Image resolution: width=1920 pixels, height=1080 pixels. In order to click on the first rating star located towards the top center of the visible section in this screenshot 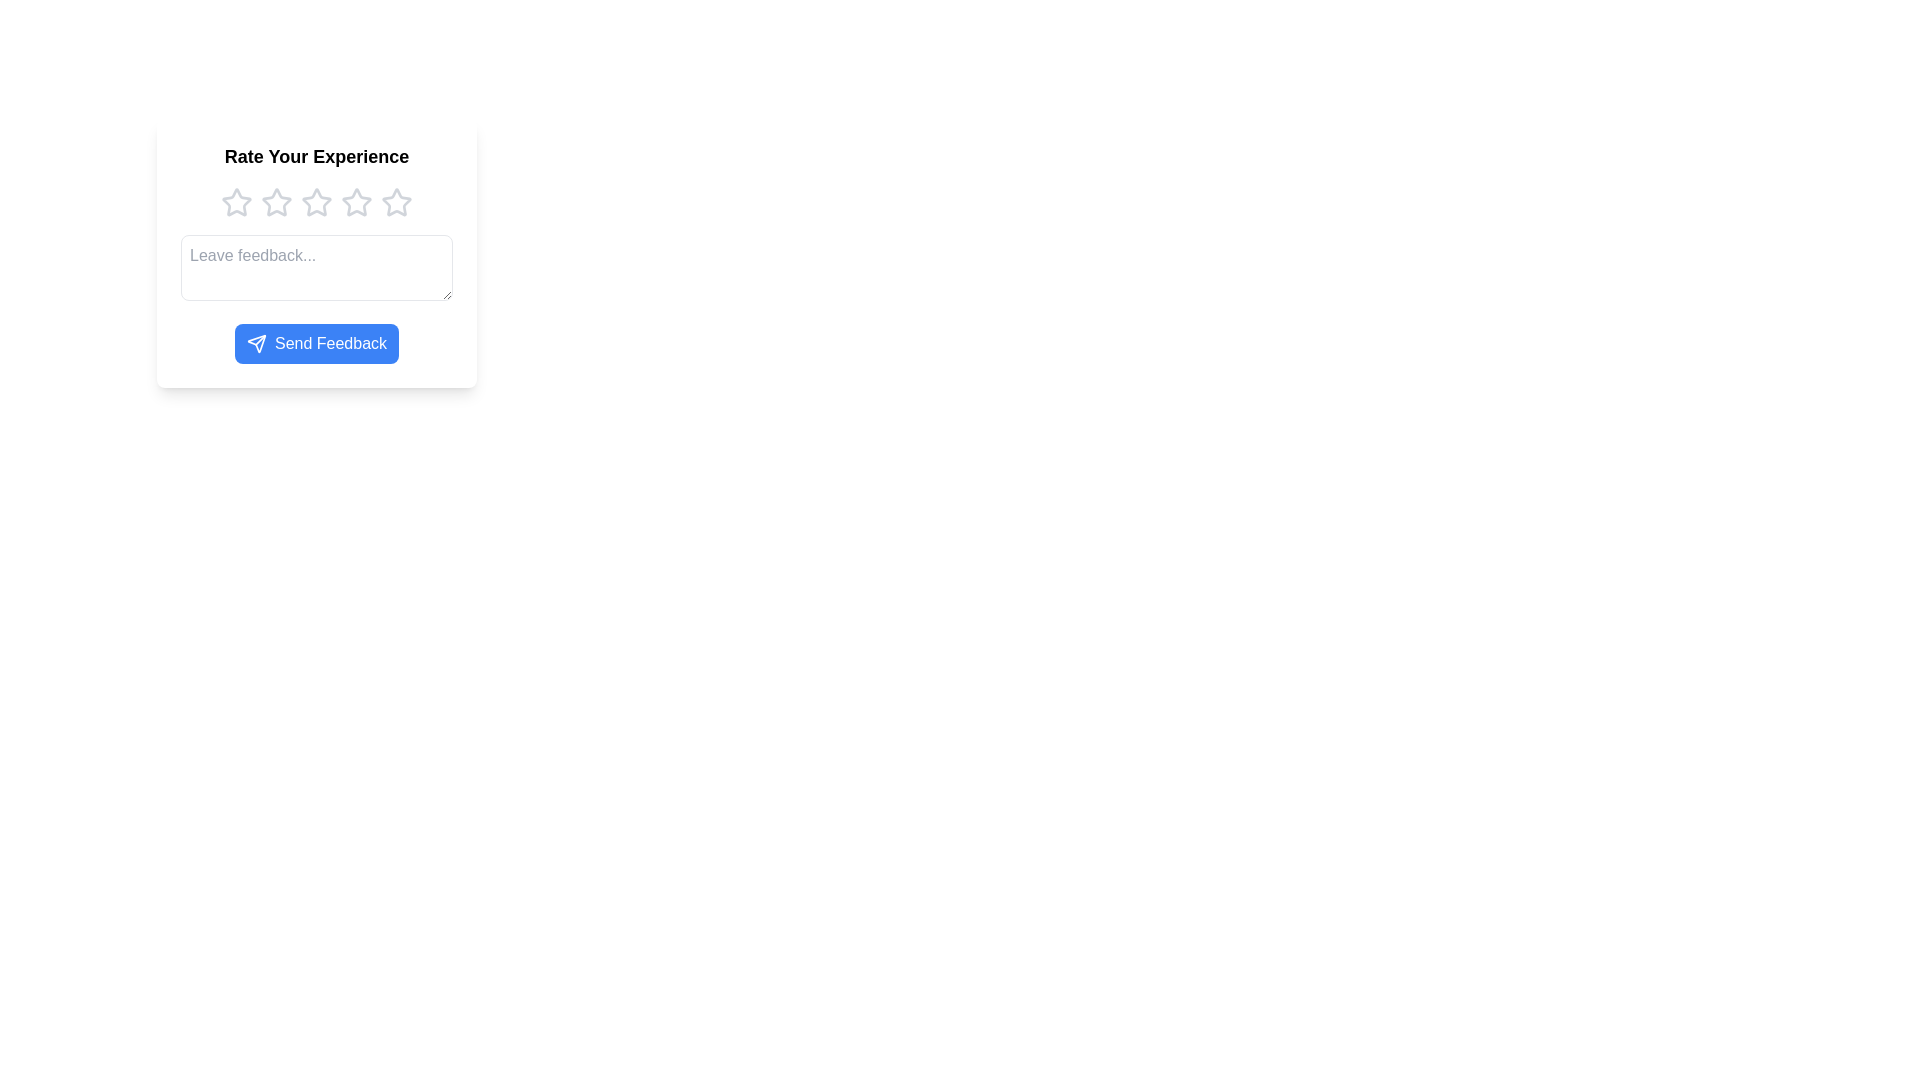, I will do `click(236, 203)`.